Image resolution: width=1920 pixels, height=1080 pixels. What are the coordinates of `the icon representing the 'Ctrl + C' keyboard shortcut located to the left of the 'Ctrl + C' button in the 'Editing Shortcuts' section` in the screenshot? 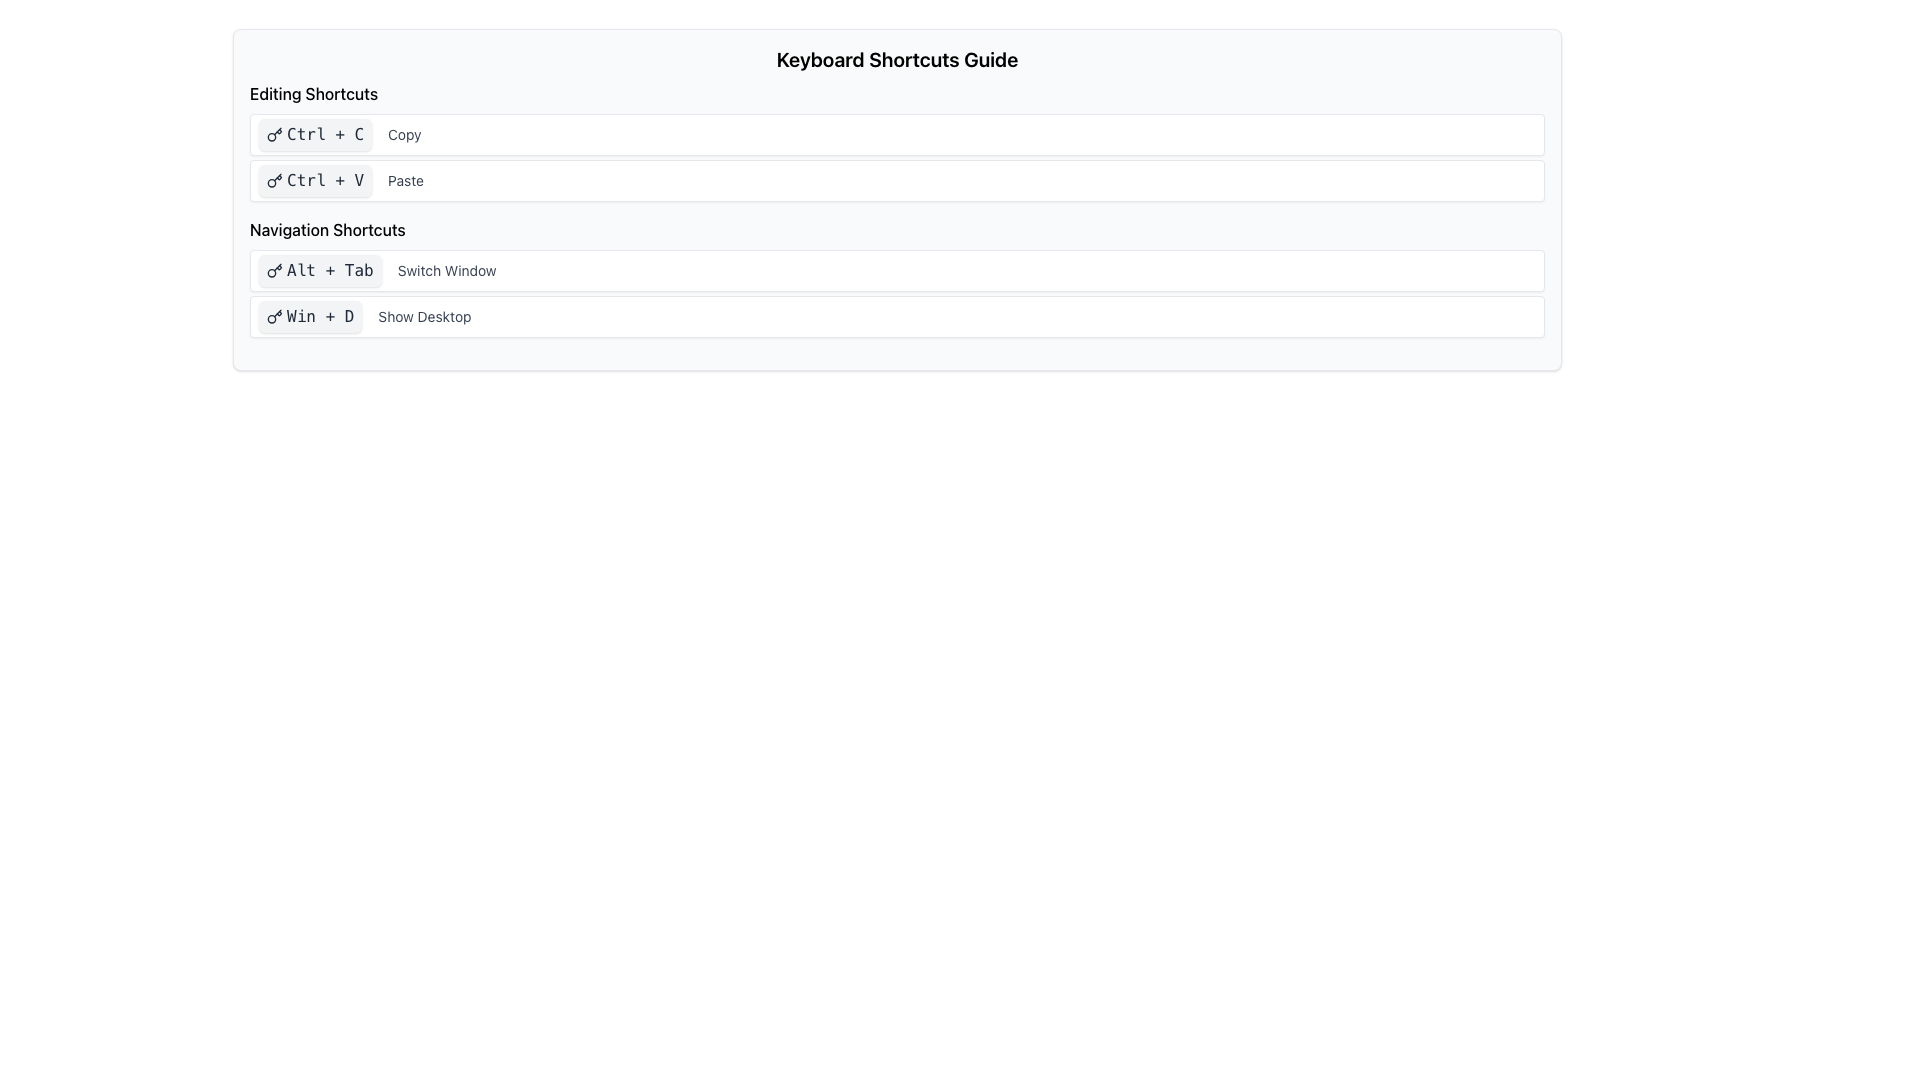 It's located at (273, 135).